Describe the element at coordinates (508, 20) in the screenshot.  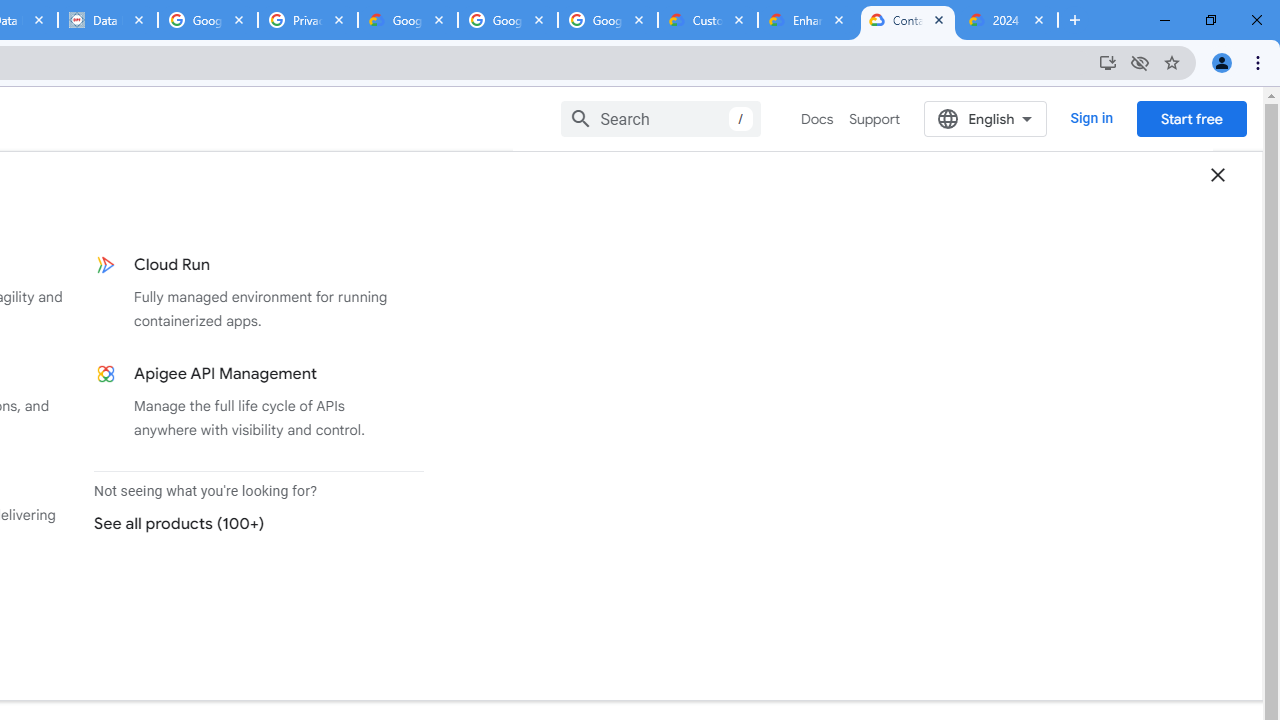
I see `'Google Workspace - Specific Terms'` at that location.